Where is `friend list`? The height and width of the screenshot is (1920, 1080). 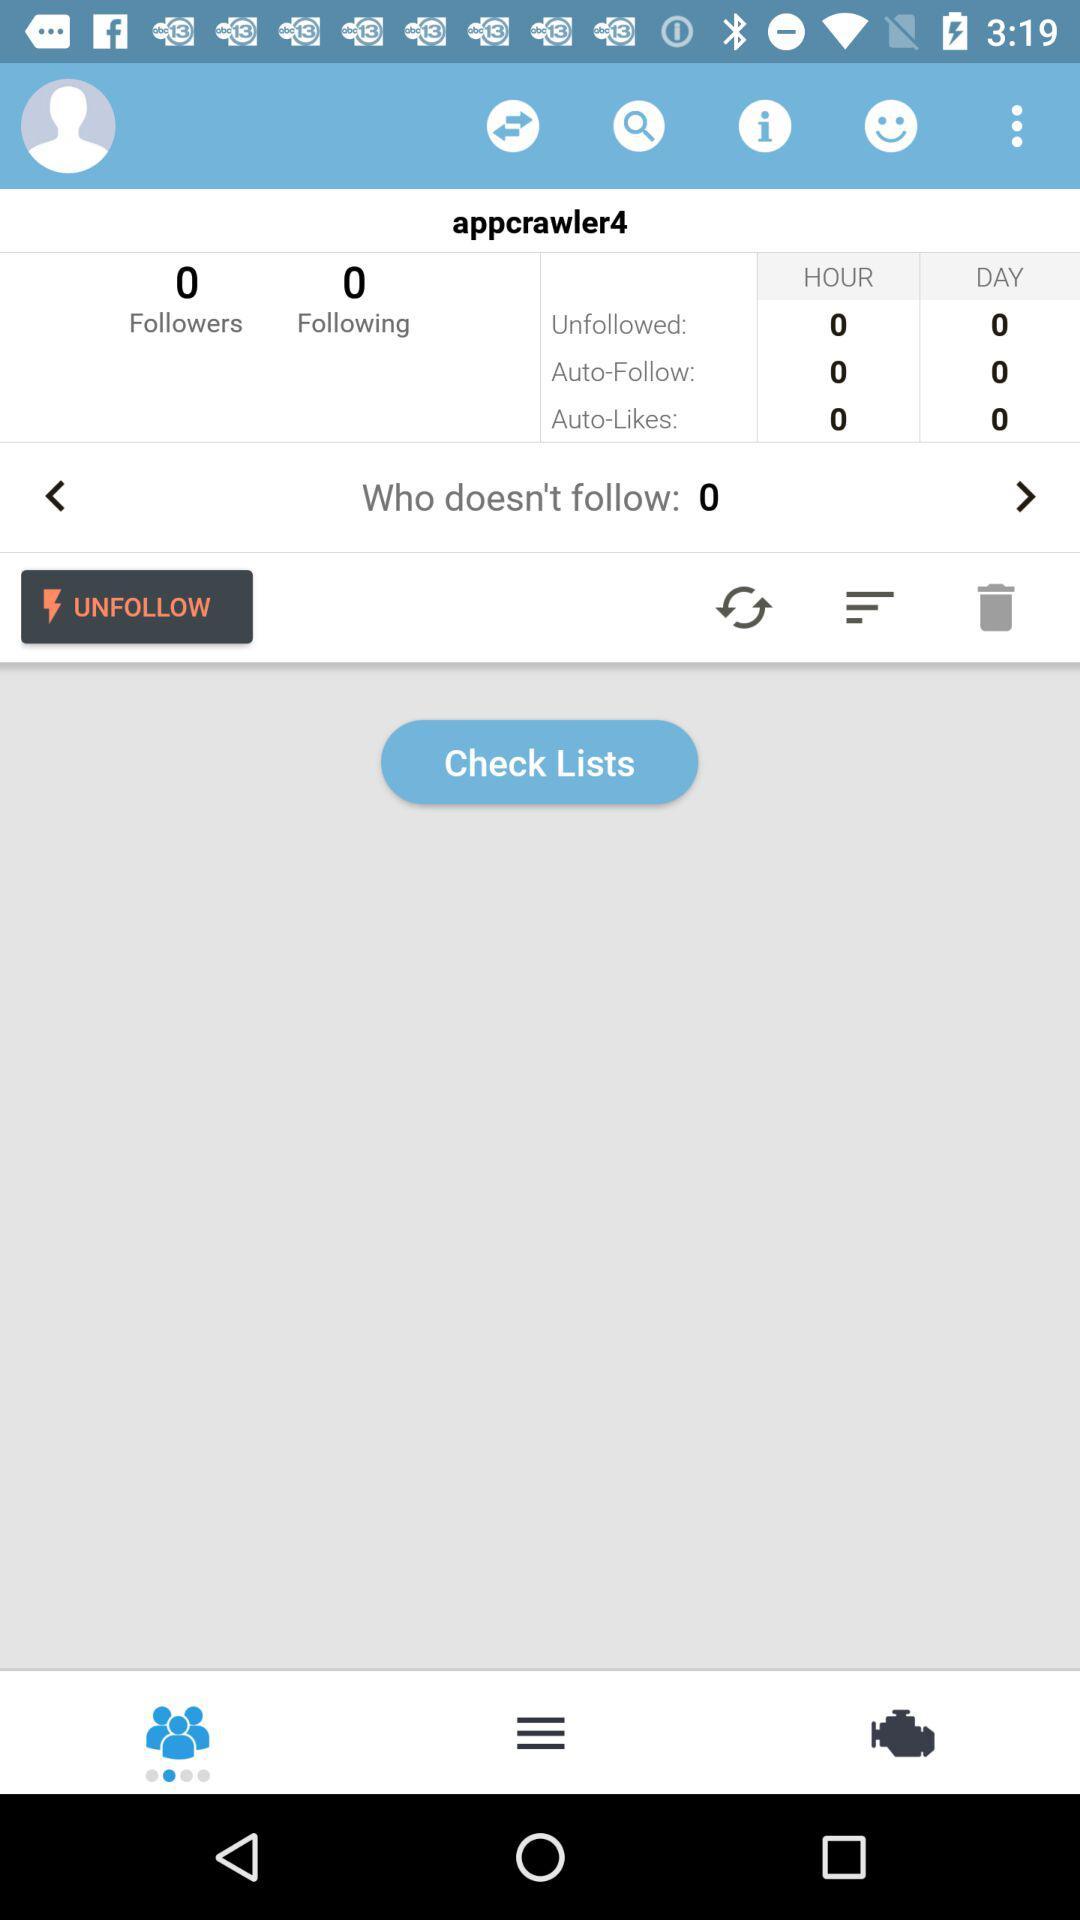 friend list is located at coordinates (890, 124).